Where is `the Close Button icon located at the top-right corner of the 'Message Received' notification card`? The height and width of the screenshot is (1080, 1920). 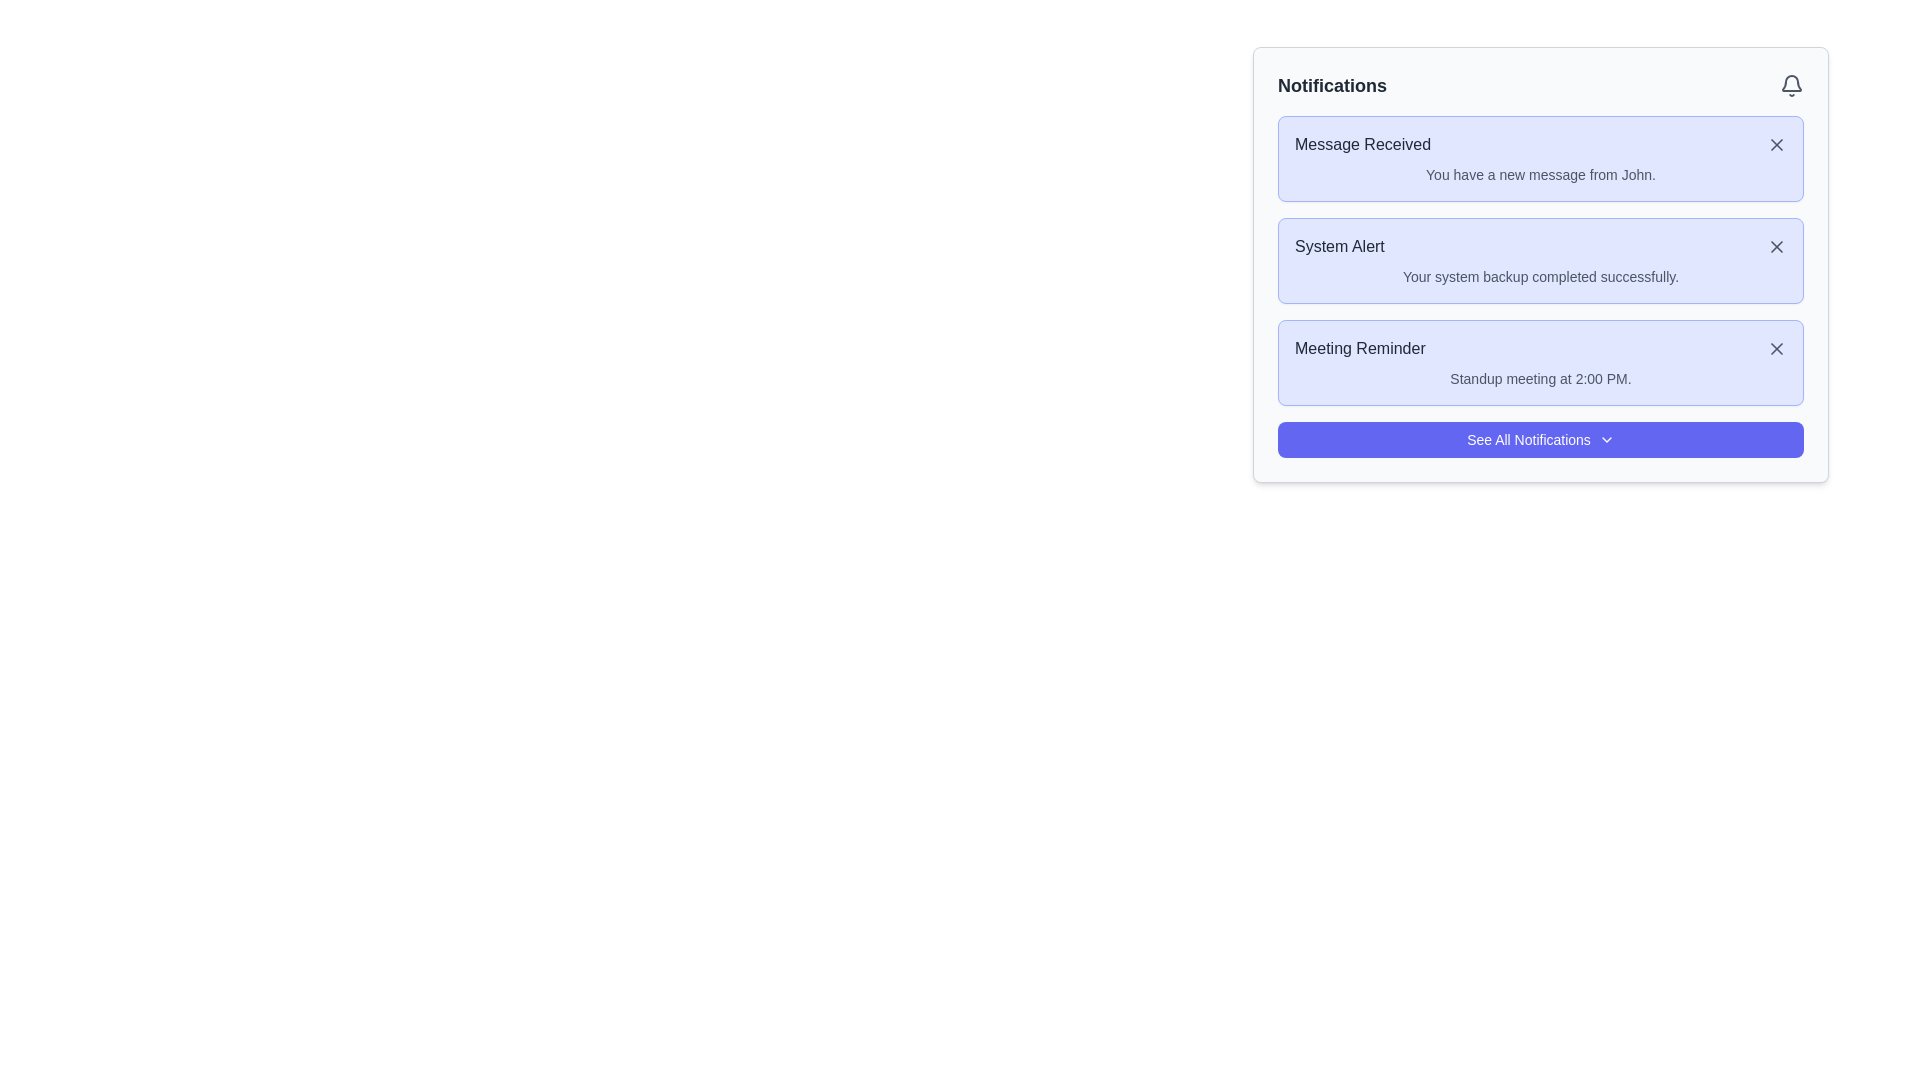 the Close Button icon located at the top-right corner of the 'Message Received' notification card is located at coordinates (1776, 144).